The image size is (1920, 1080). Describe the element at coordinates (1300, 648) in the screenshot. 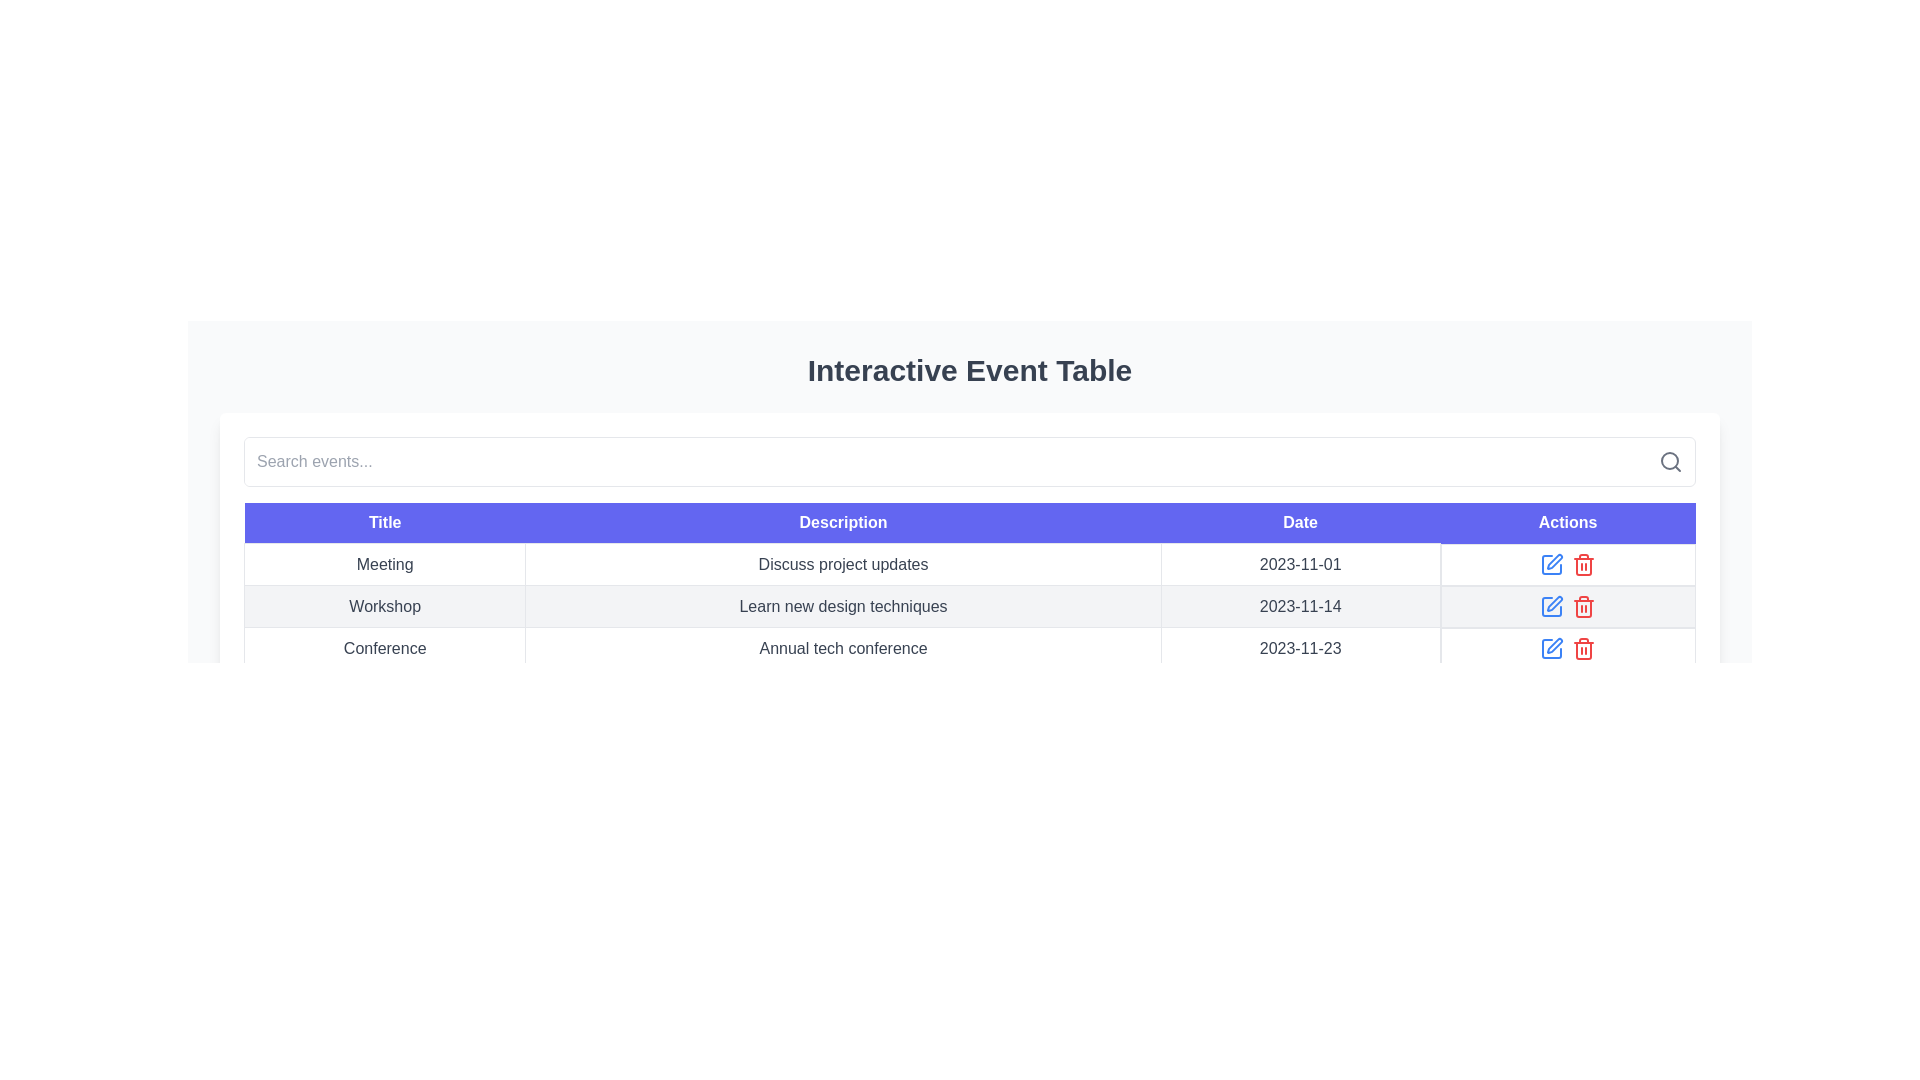

I see `the Text label displaying the date for the 'Conference' event located in the third row of the table under the 'Date' column` at that location.